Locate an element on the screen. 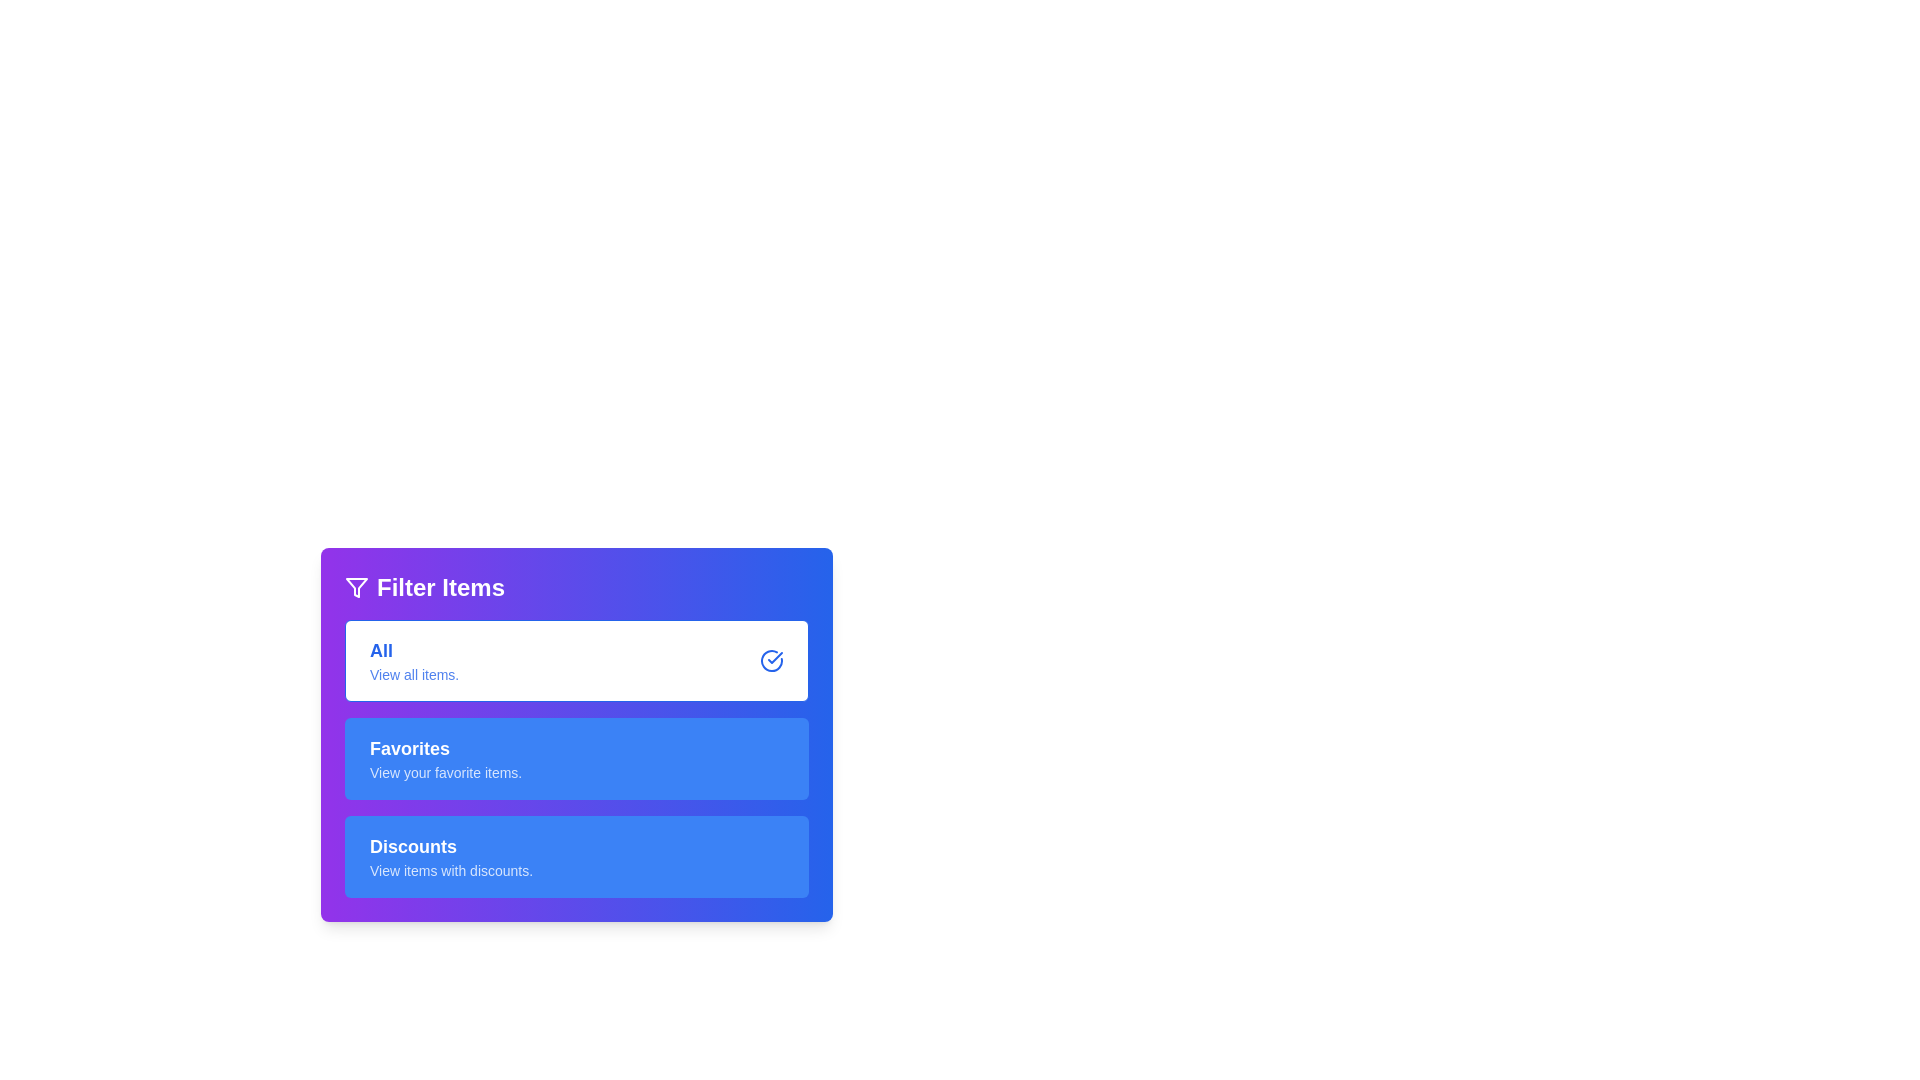 This screenshot has width=1920, height=1080. the 'Favorites' button, which is the second button in the 'Filter Items' section is located at coordinates (575, 735).